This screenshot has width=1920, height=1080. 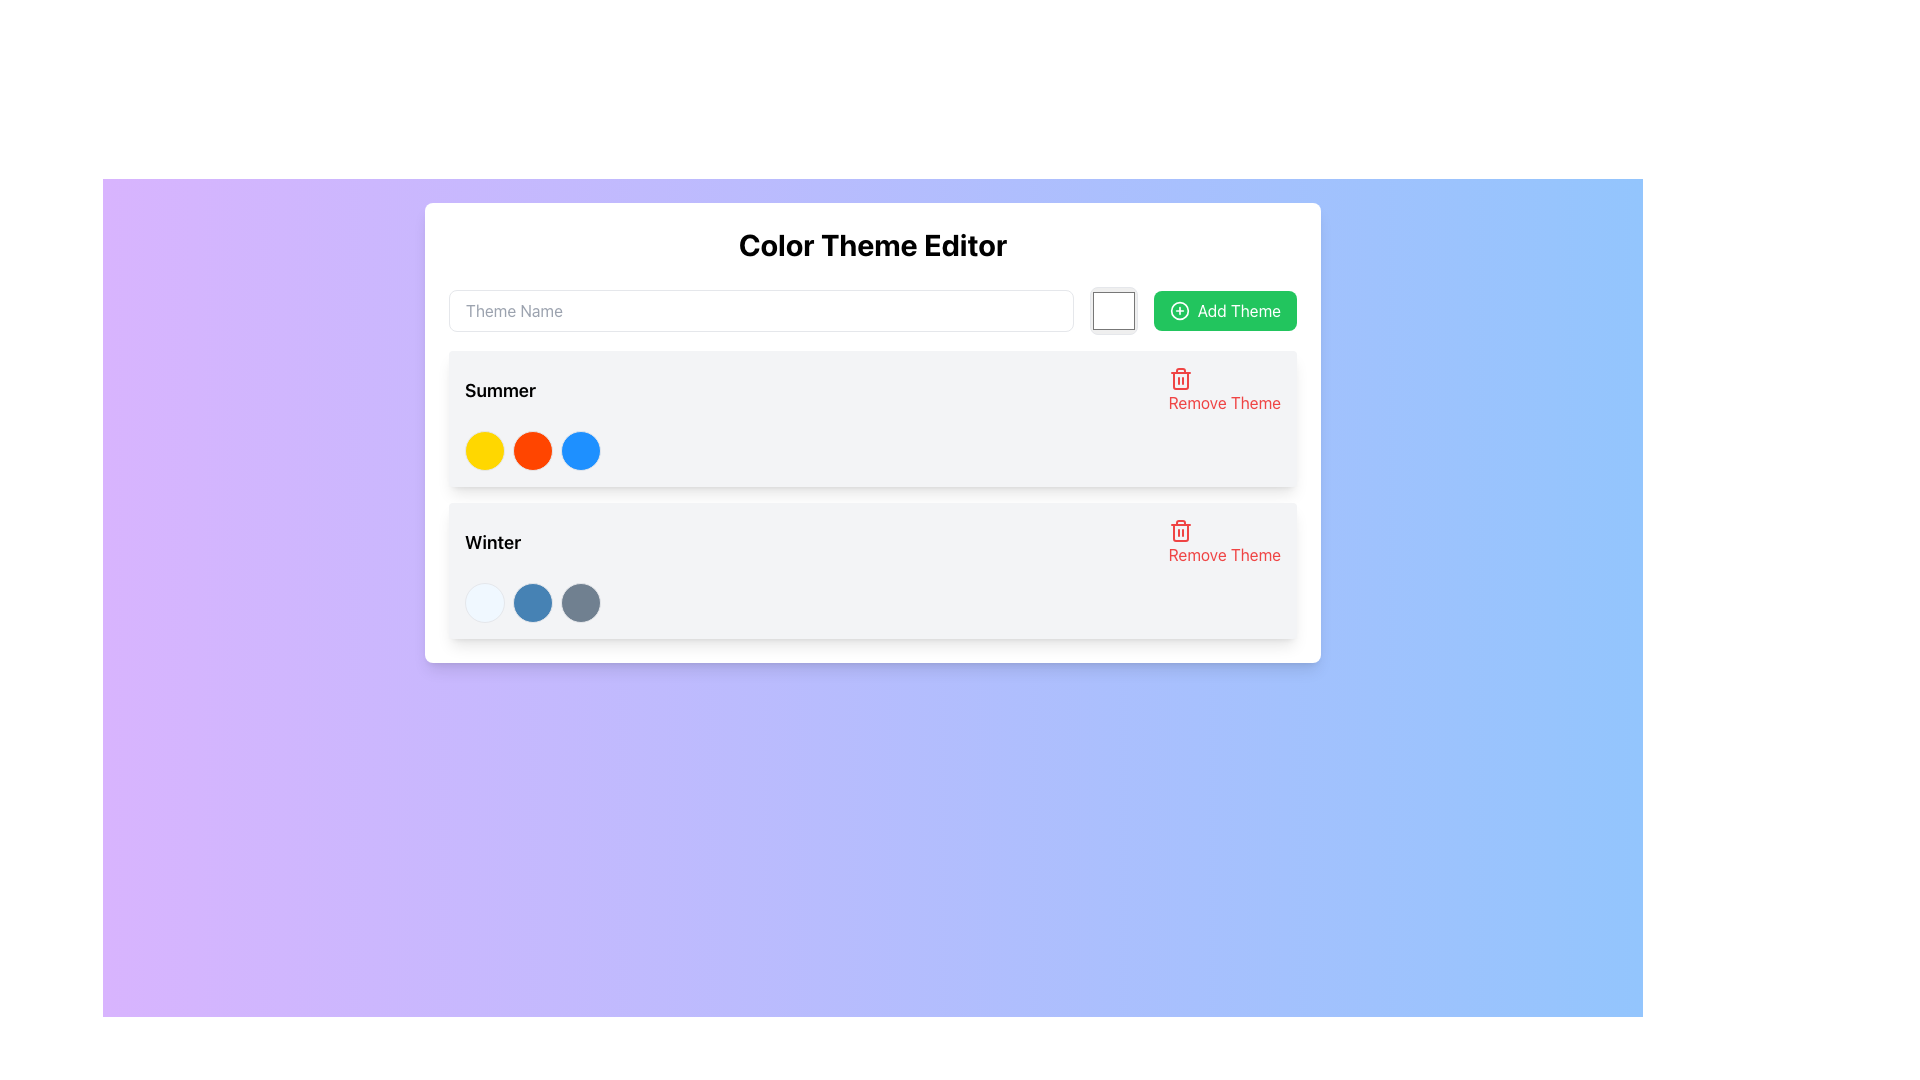 What do you see at coordinates (532, 601) in the screenshot?
I see `the second interactive color selection button in the Winter section, which is represented as a circle for selecting a color` at bounding box center [532, 601].